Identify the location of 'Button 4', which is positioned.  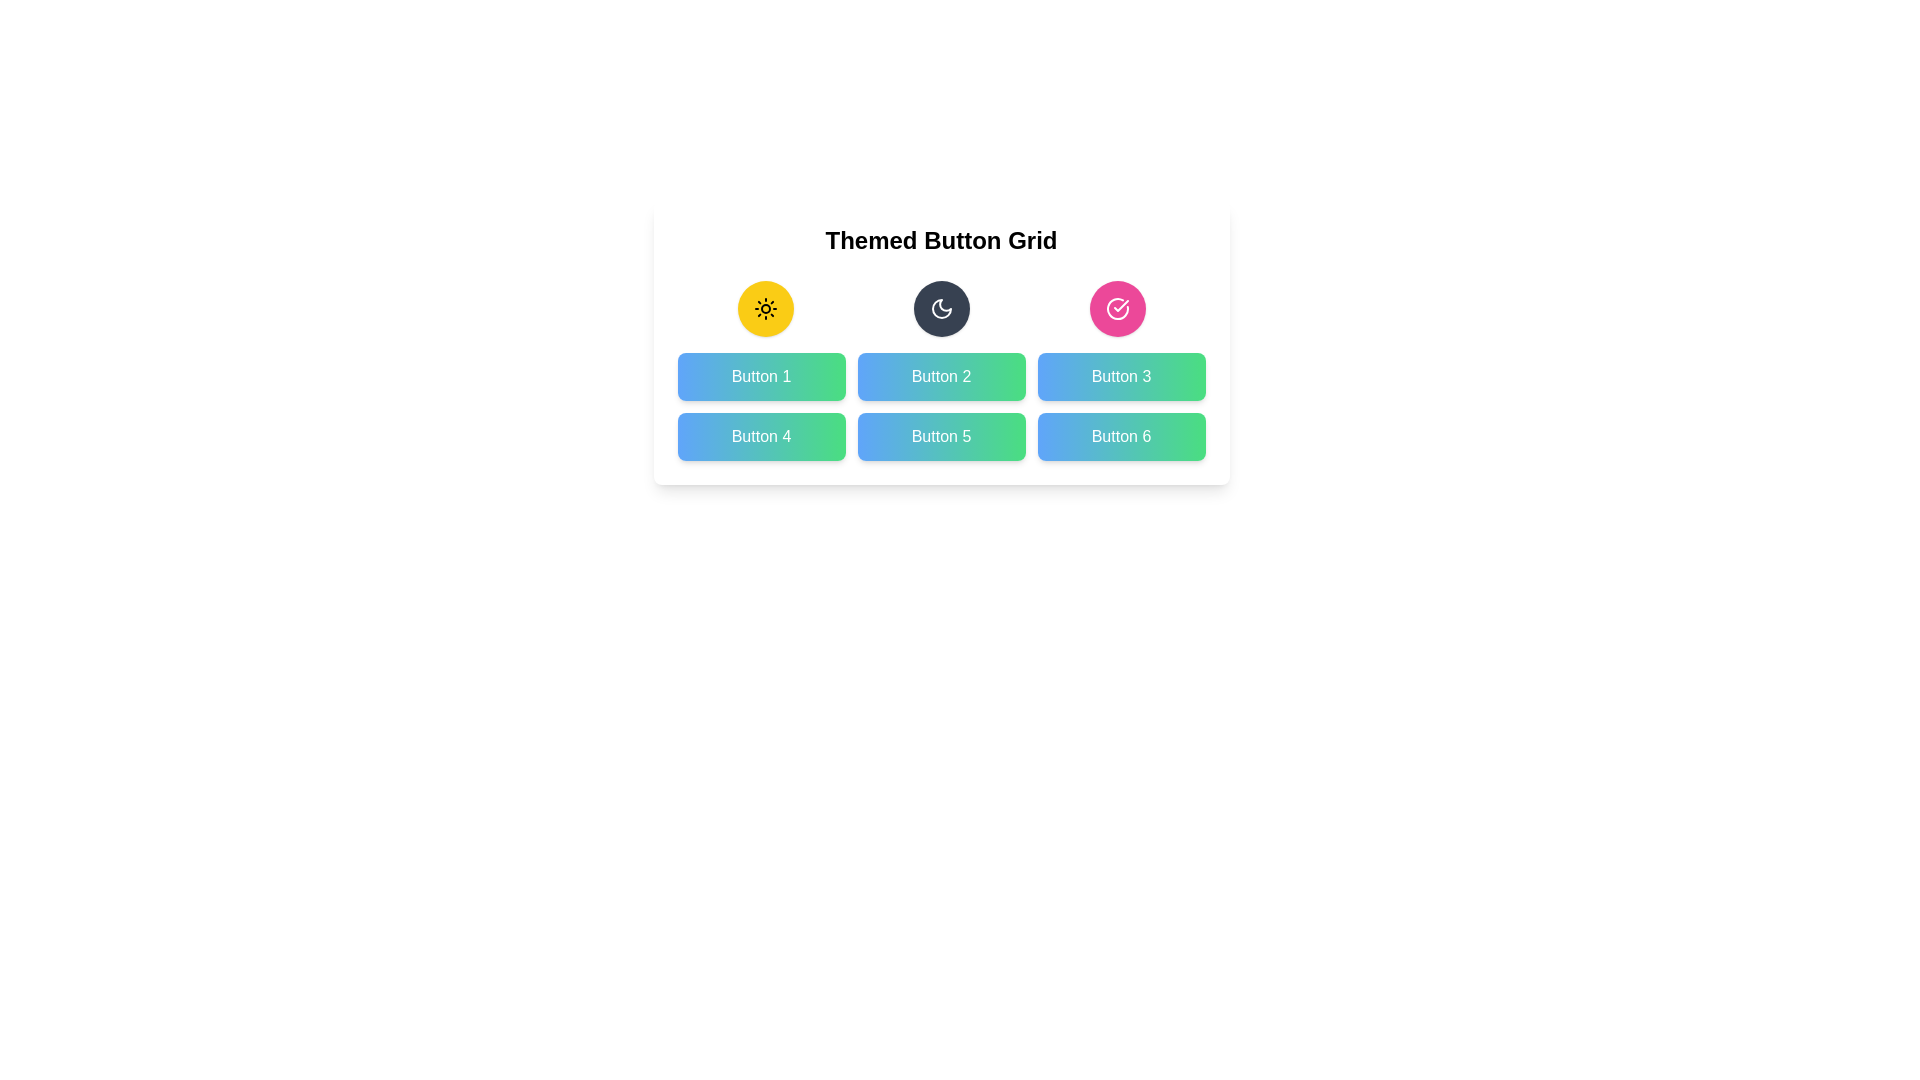
(760, 435).